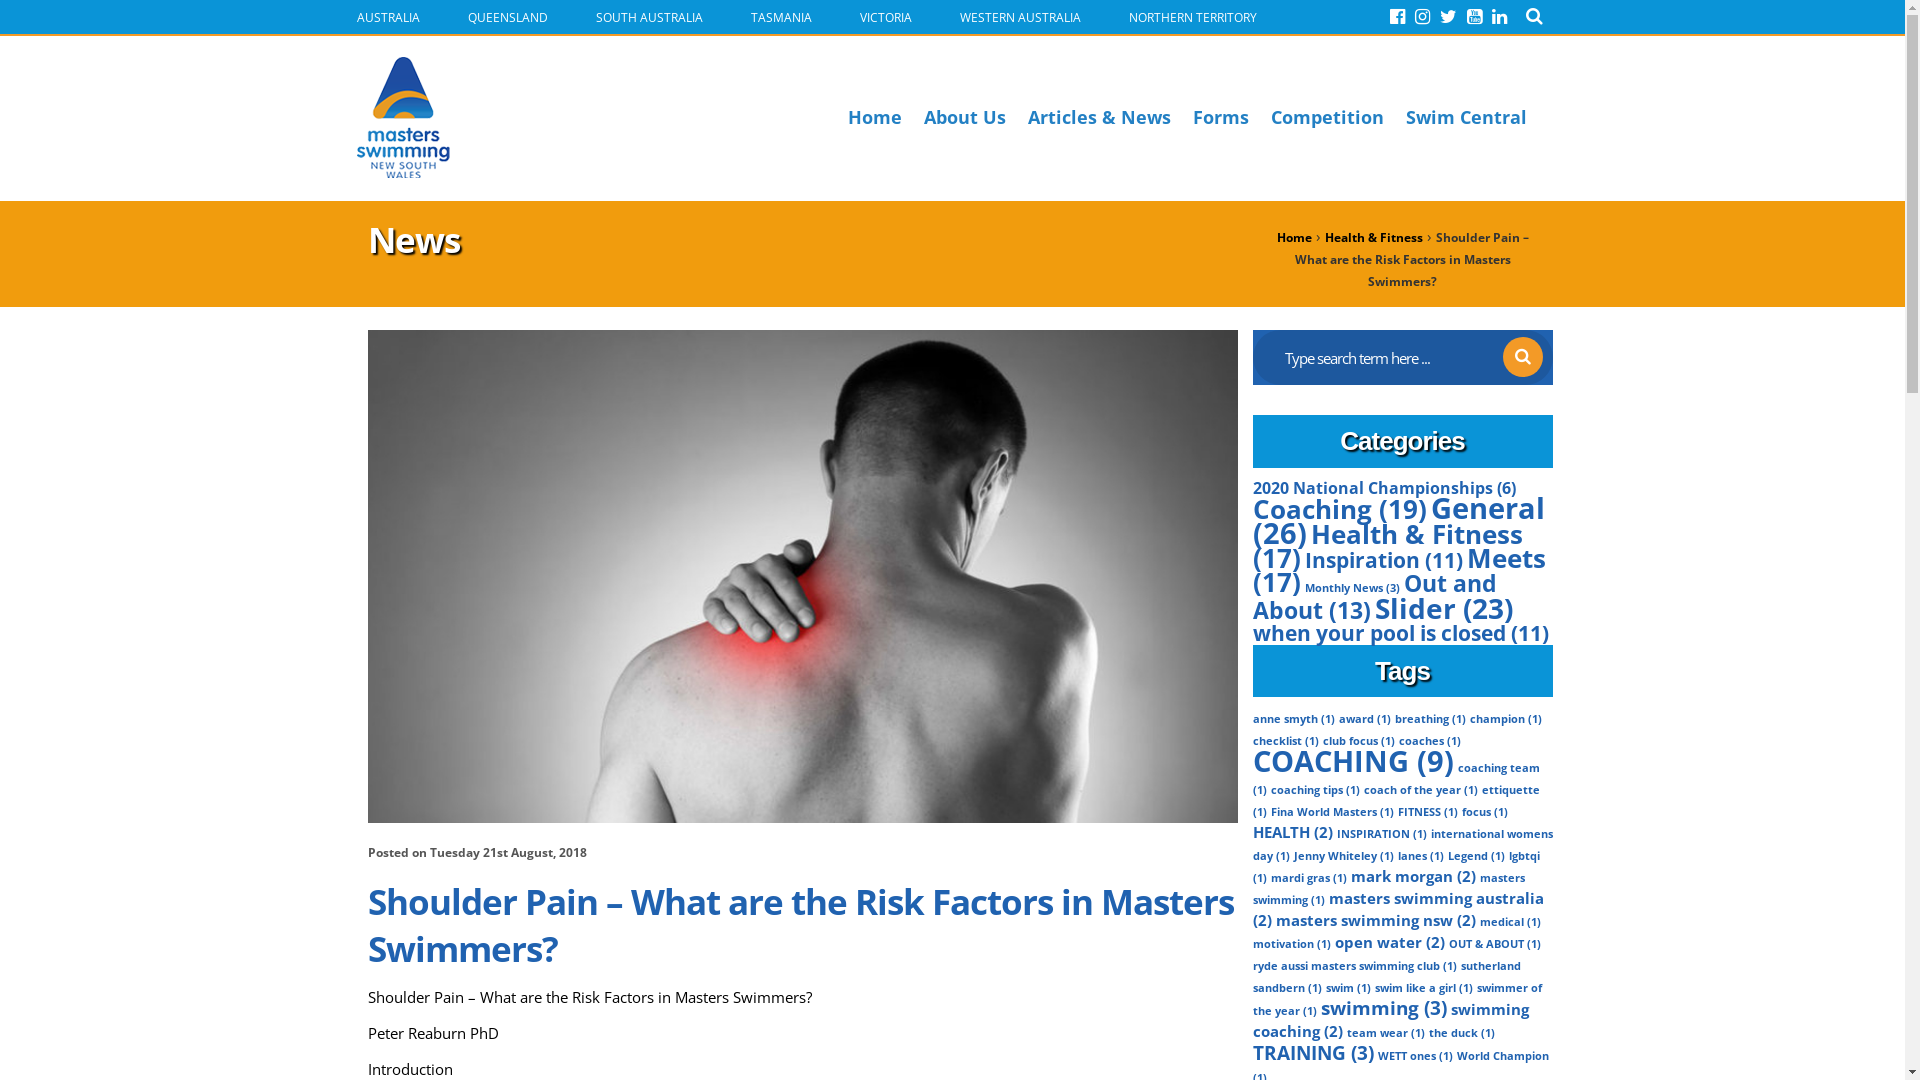 This screenshot has width=1920, height=1080. Describe the element at coordinates (1382, 488) in the screenshot. I see `'2020 National Championships (6)'` at that location.